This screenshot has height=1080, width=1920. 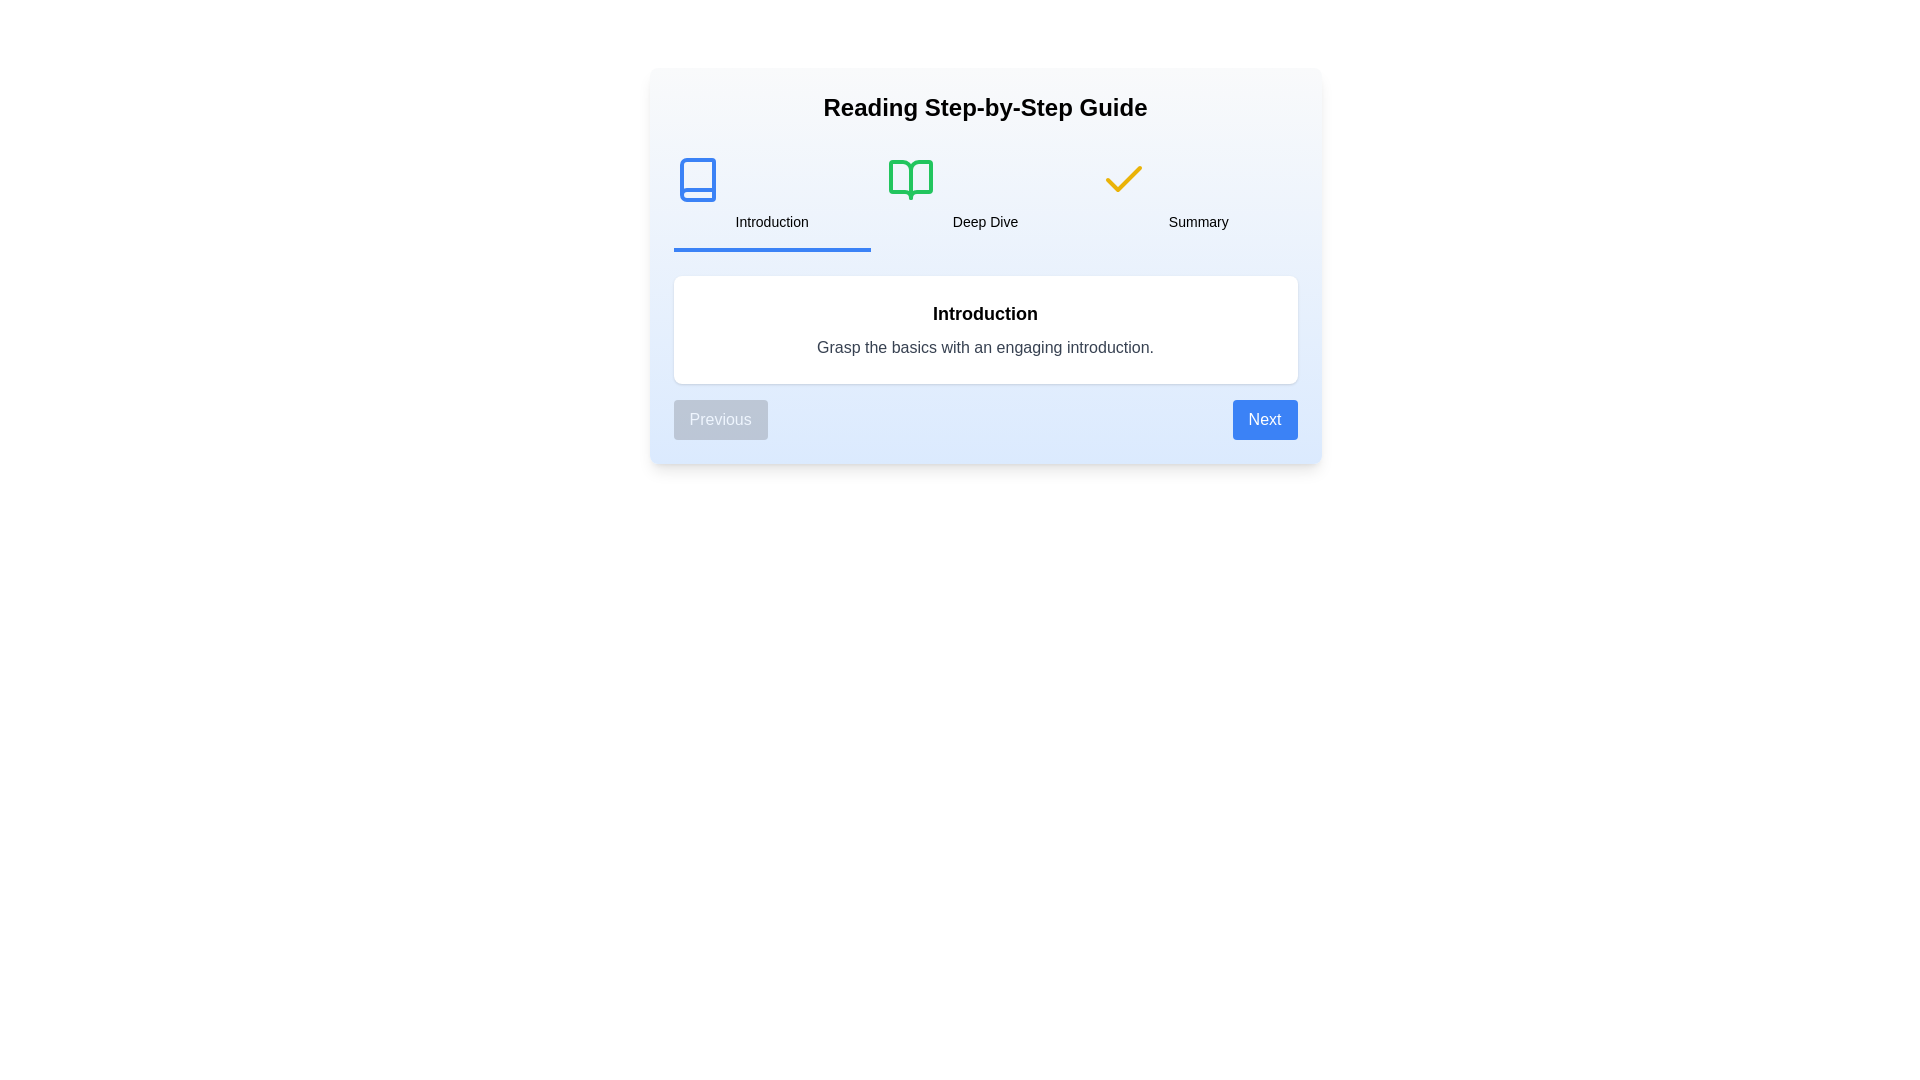 What do you see at coordinates (1198, 196) in the screenshot?
I see `the step title Summary to switch to the corresponding step` at bounding box center [1198, 196].